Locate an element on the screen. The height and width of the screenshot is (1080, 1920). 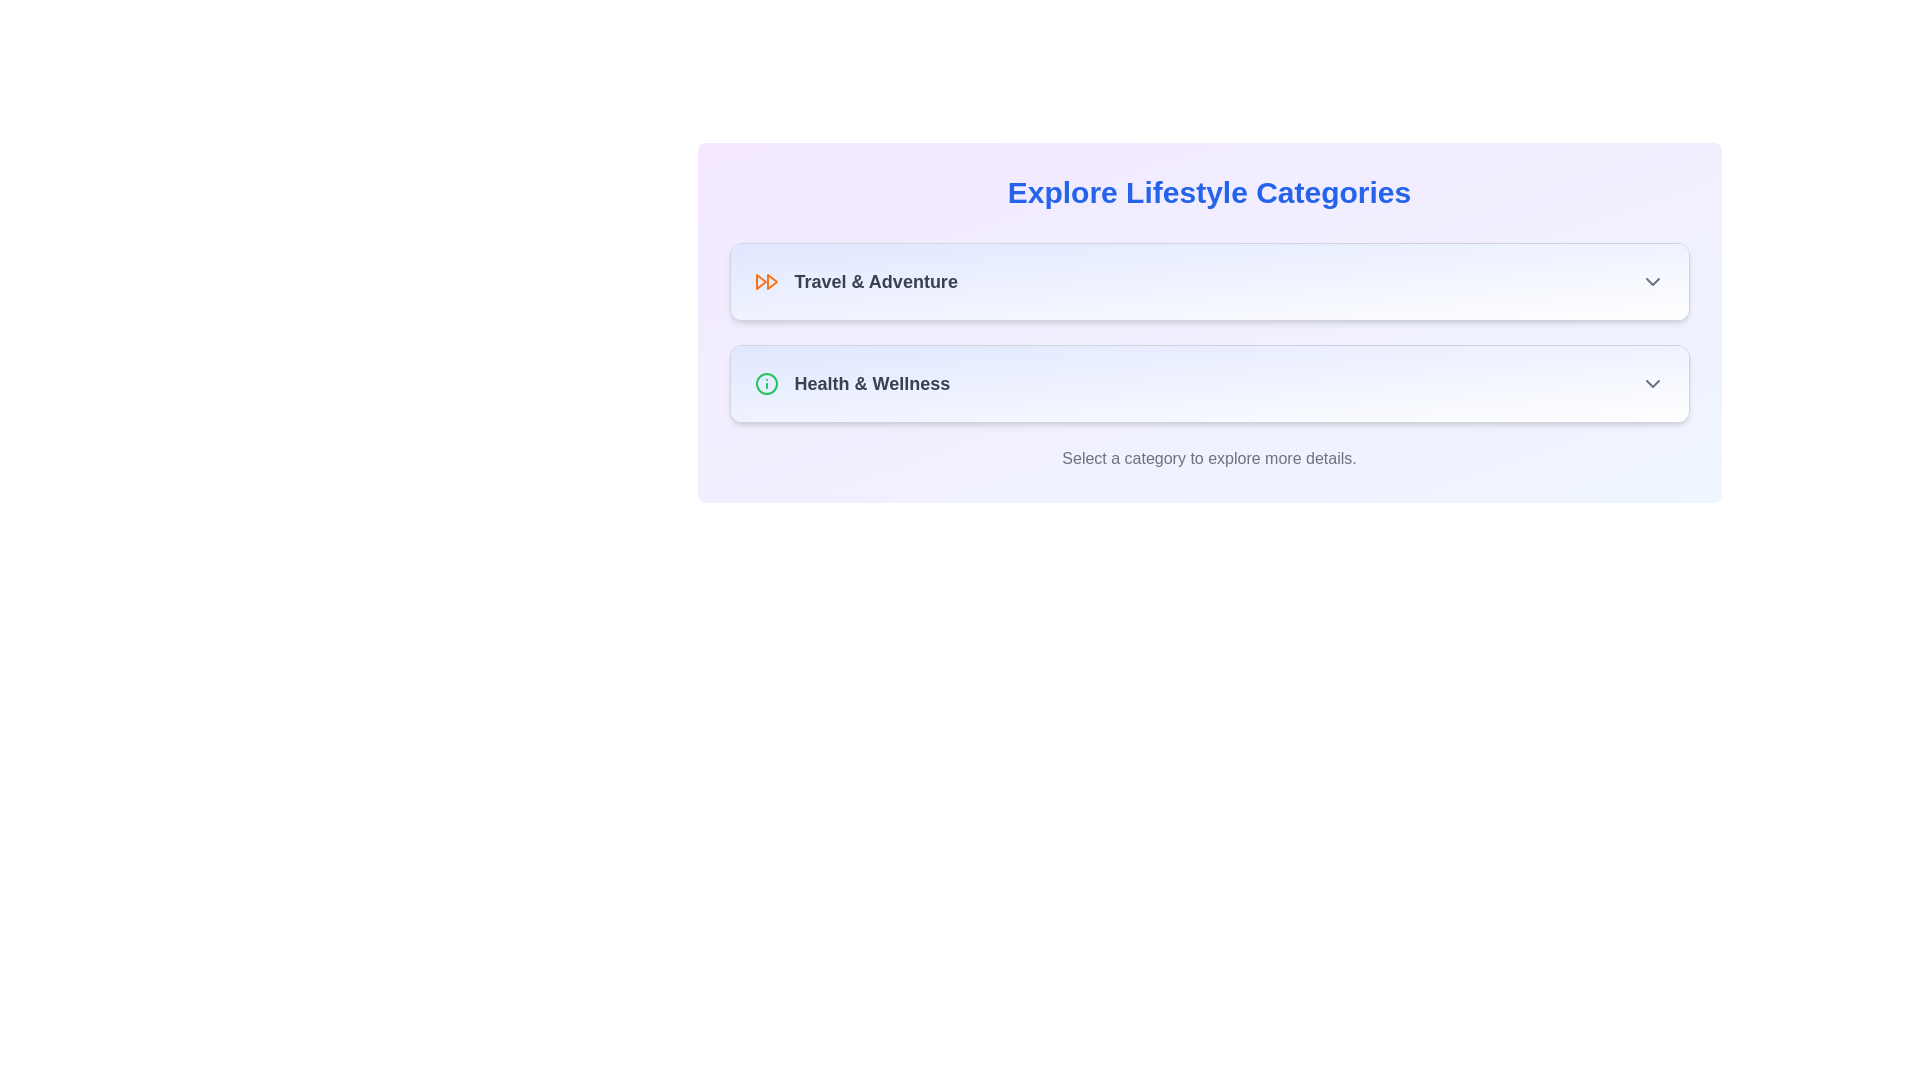
the 'Health & Wellness' label element, which is the second item in a vertical list under 'Travel & Adventure' is located at coordinates (852, 384).